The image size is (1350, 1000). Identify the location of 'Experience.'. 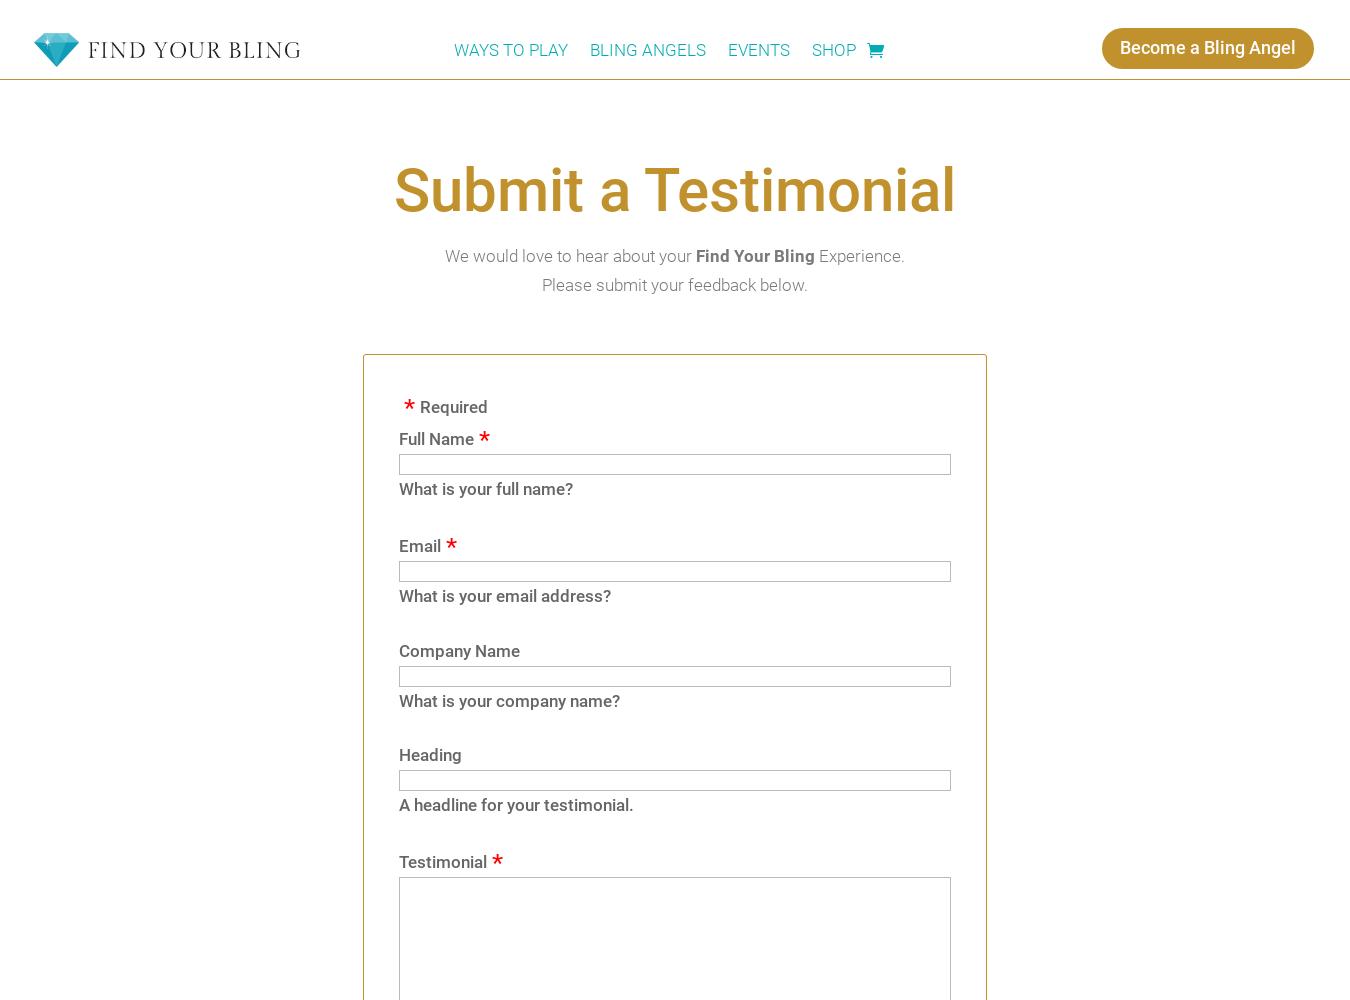
(859, 256).